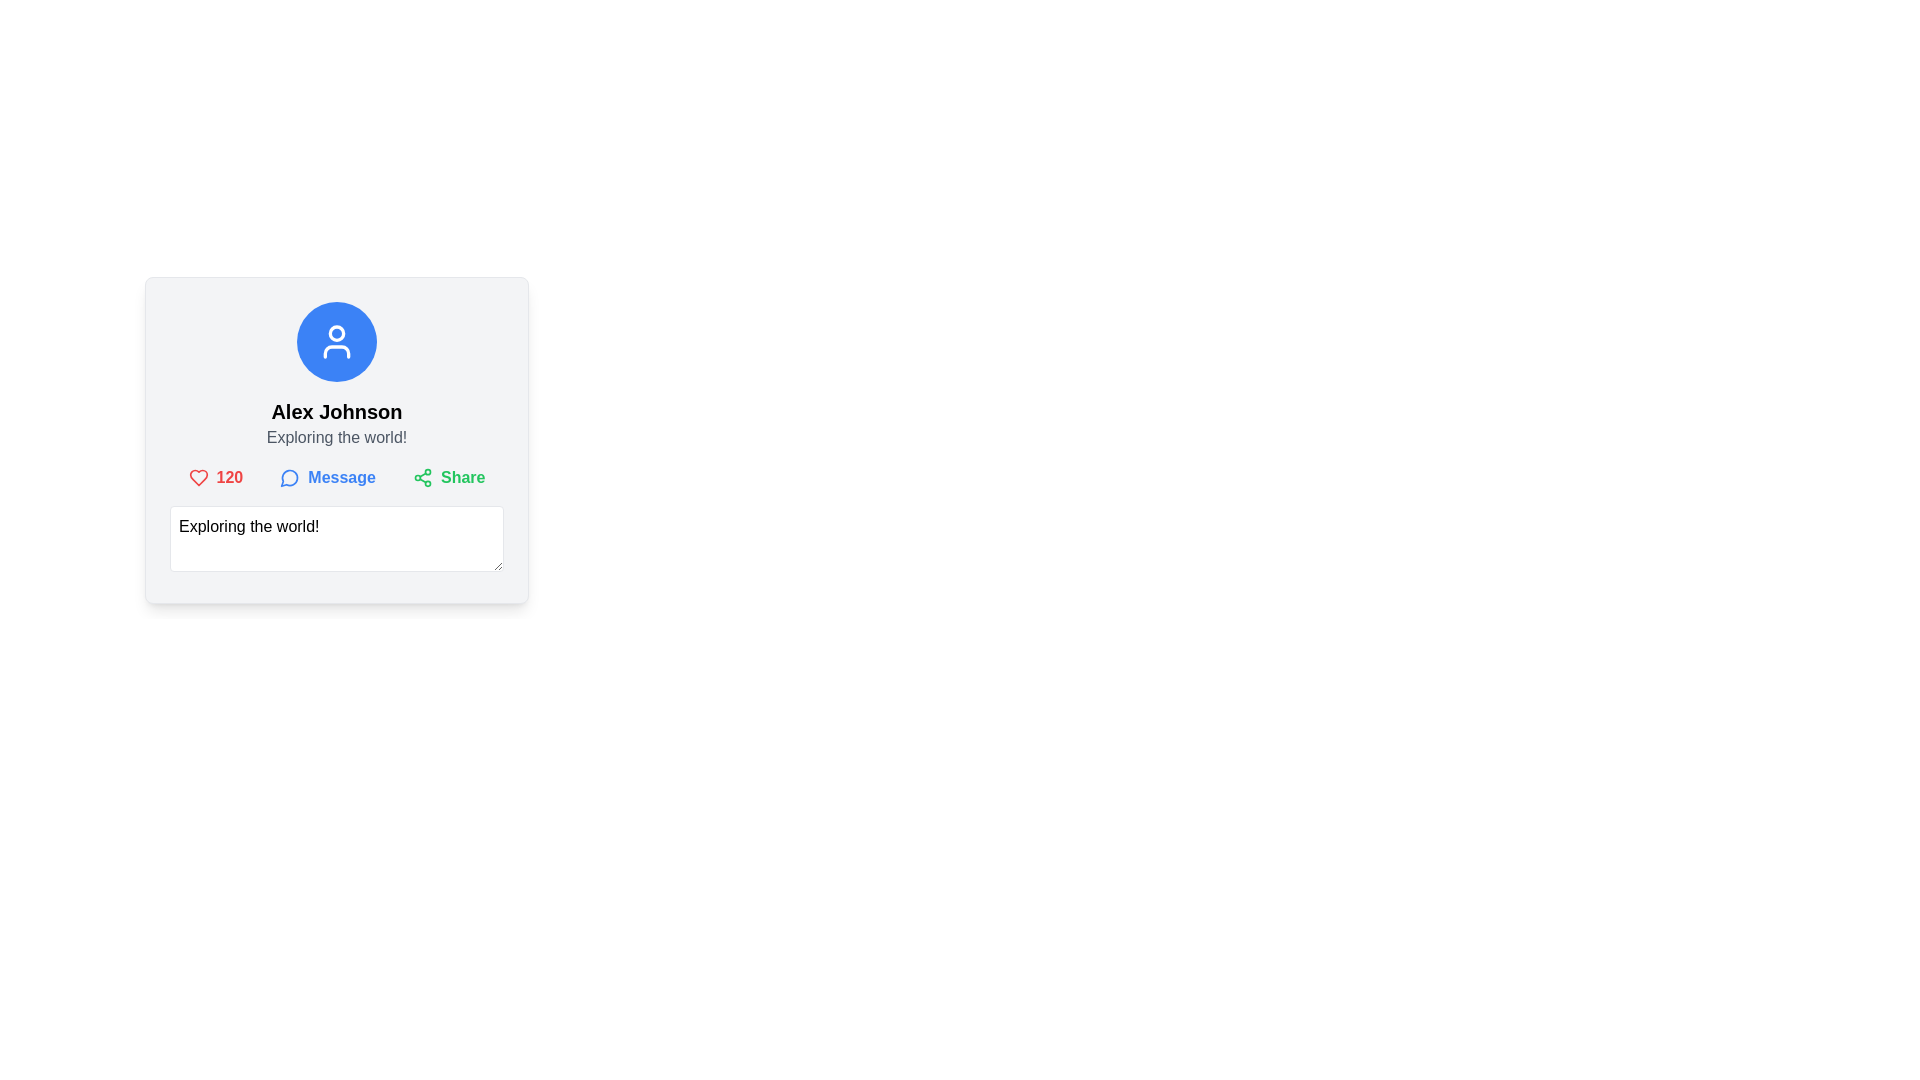  I want to click on the icon component representing the user's profile avatar, which is a simplified line-drawn graphic of shoulders and head within a circular blue background, located at the top-center of the user profile card, so click(336, 350).